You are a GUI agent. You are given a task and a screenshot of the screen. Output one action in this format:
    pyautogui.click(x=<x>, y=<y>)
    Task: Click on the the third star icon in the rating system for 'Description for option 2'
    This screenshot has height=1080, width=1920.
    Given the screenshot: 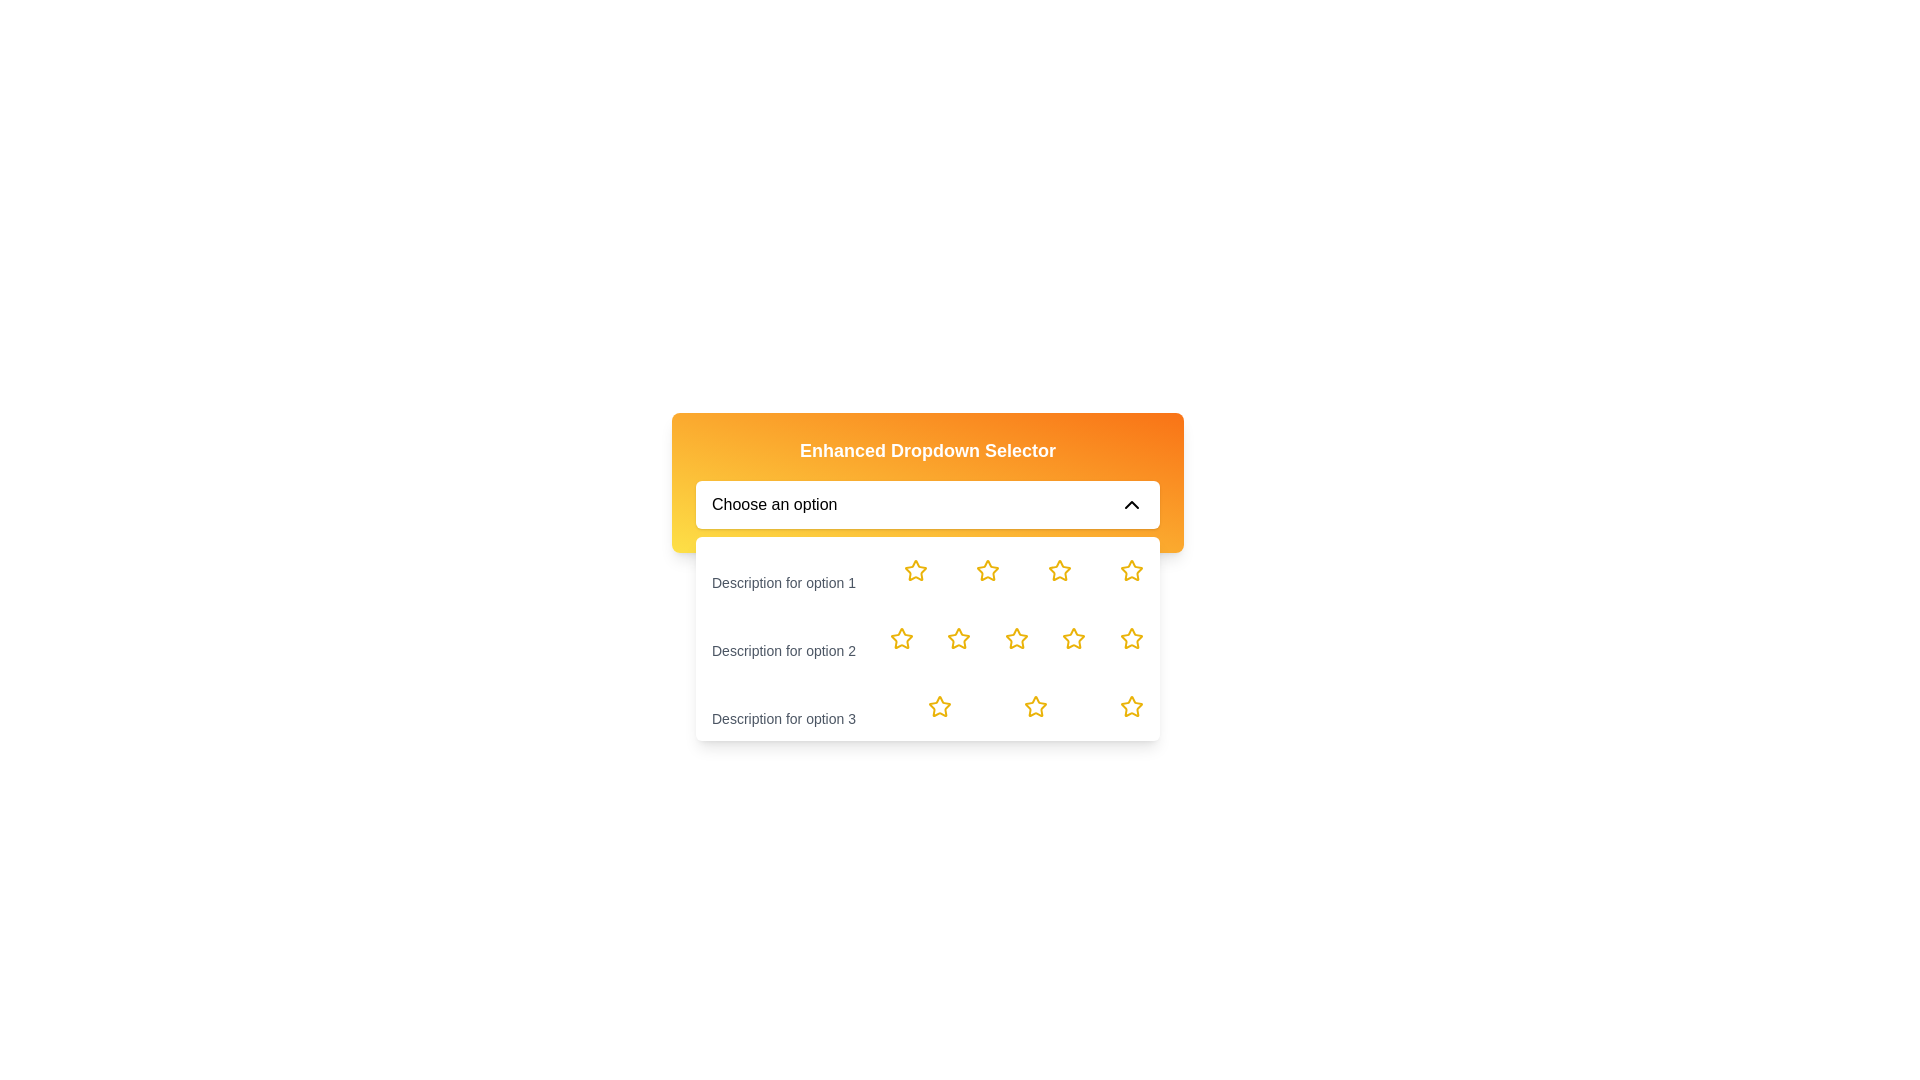 What is the action you would take?
    pyautogui.click(x=900, y=638)
    